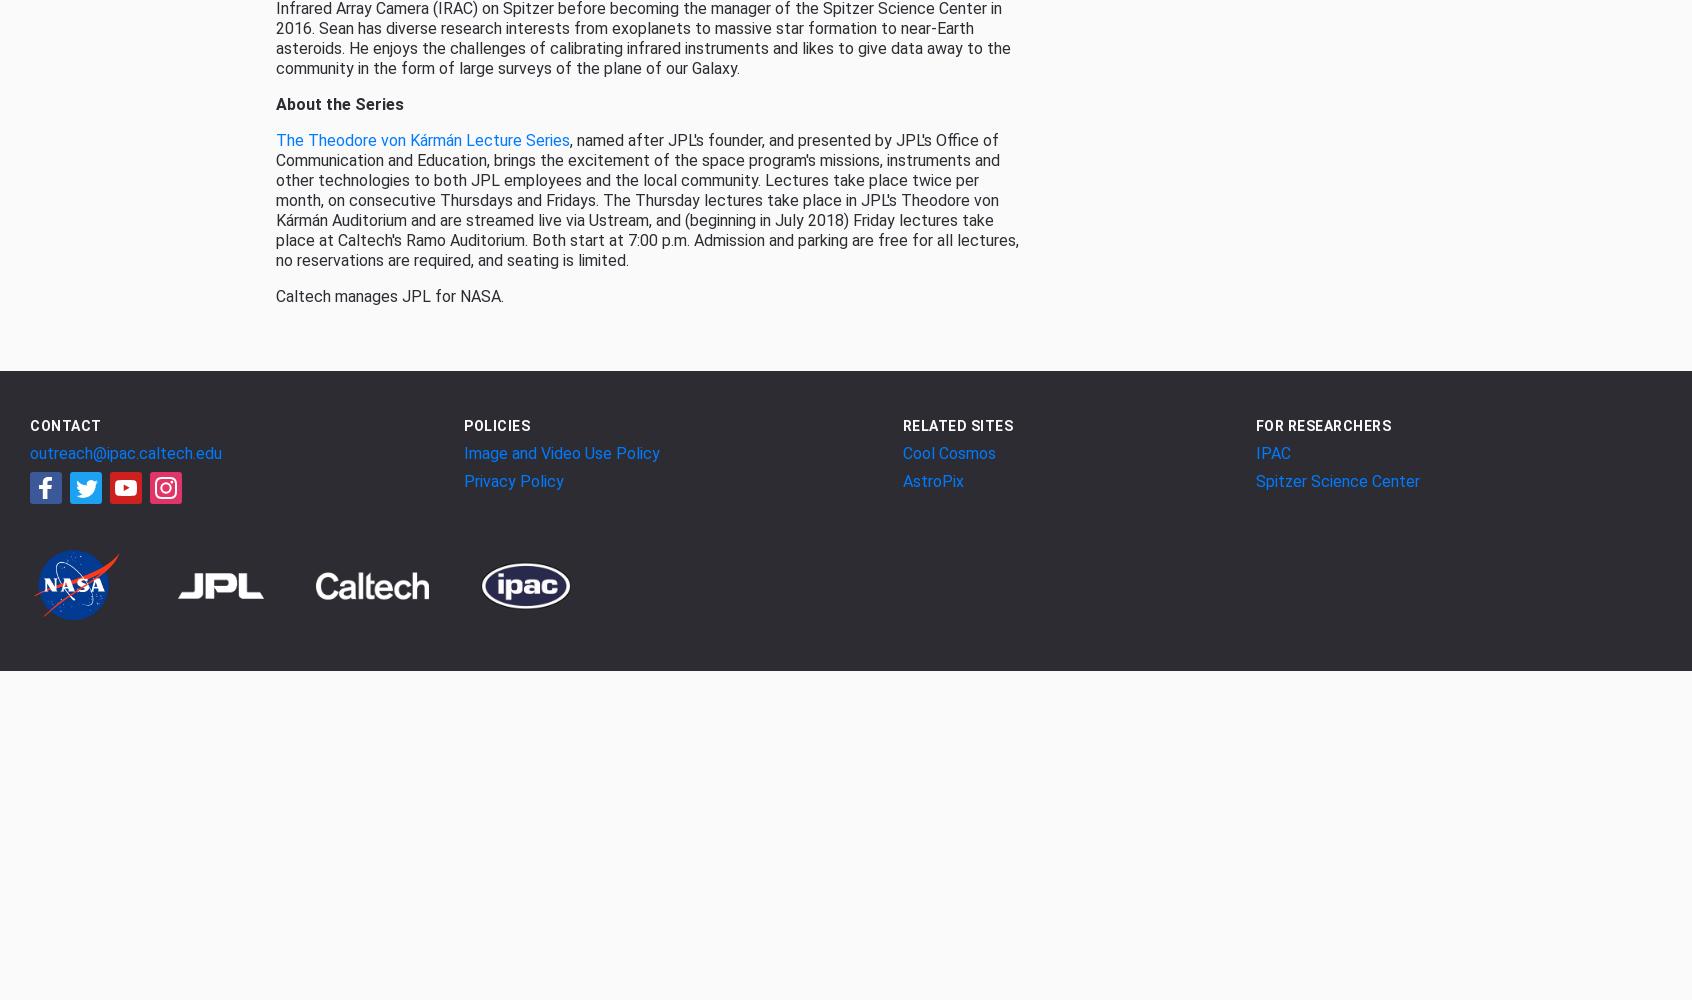 The height and width of the screenshot is (1000, 1692). Describe the element at coordinates (1254, 479) in the screenshot. I see `'Spitzer Science Center'` at that location.